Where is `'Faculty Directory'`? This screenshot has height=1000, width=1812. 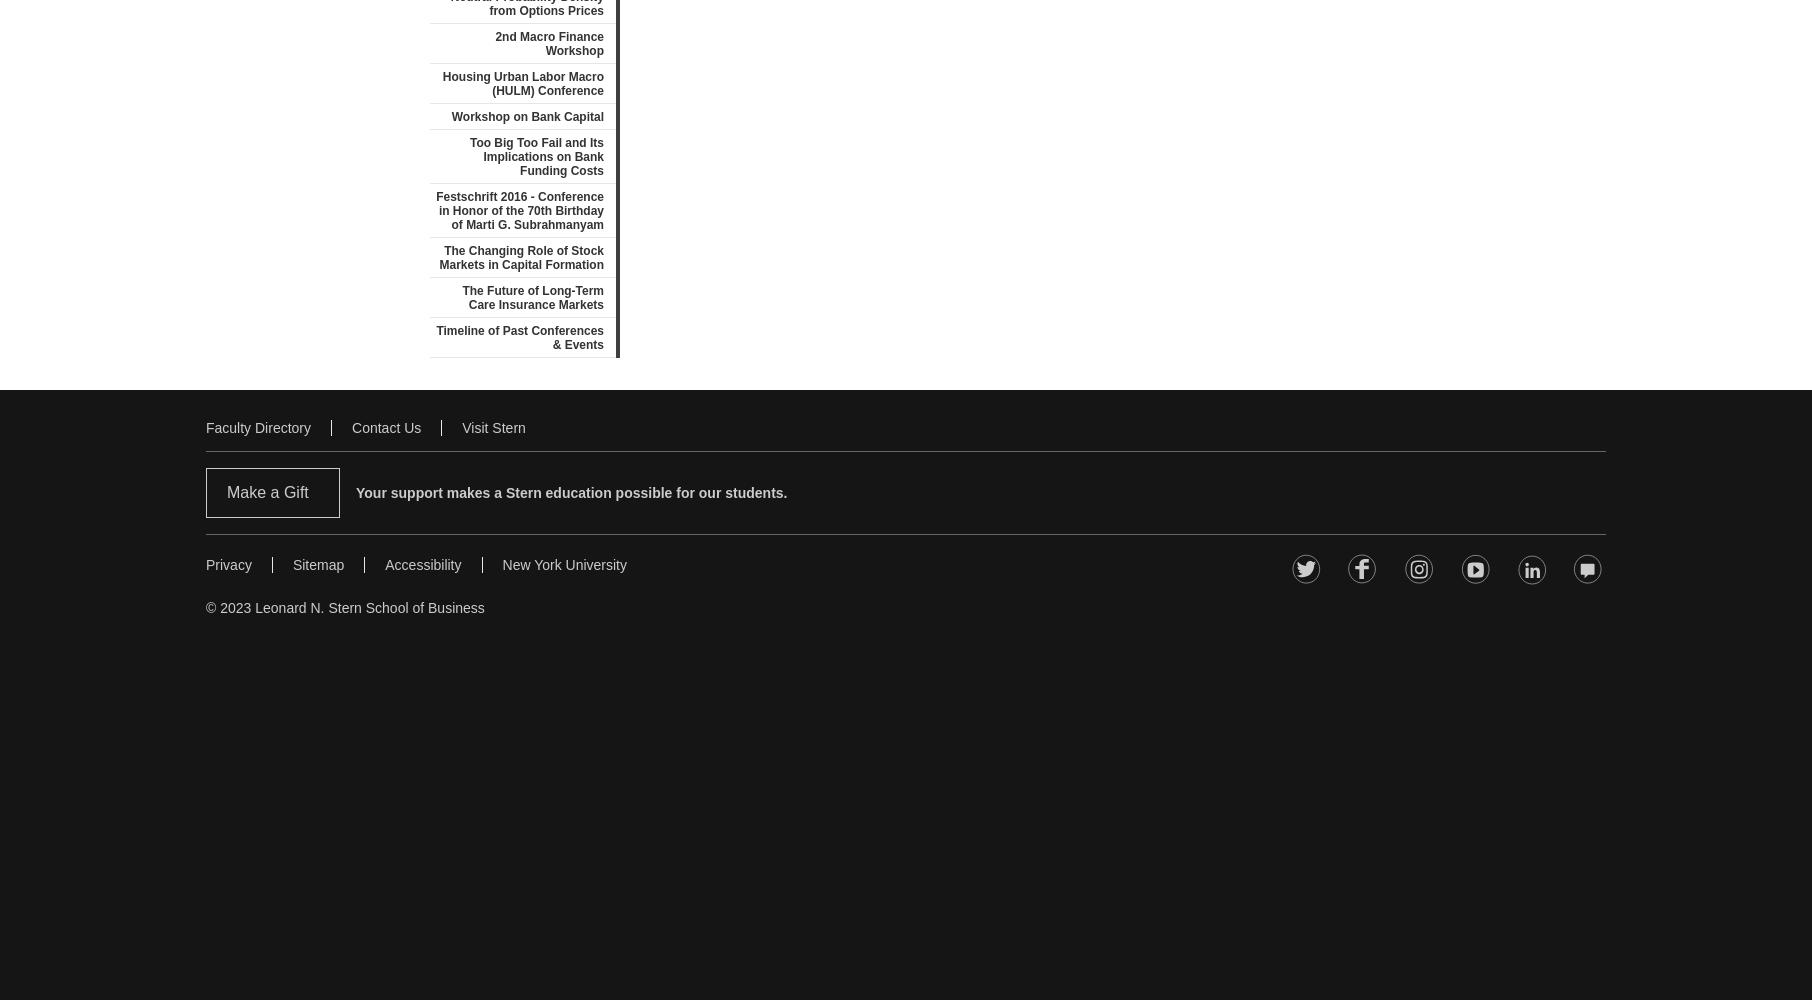
'Faculty Directory' is located at coordinates (258, 428).